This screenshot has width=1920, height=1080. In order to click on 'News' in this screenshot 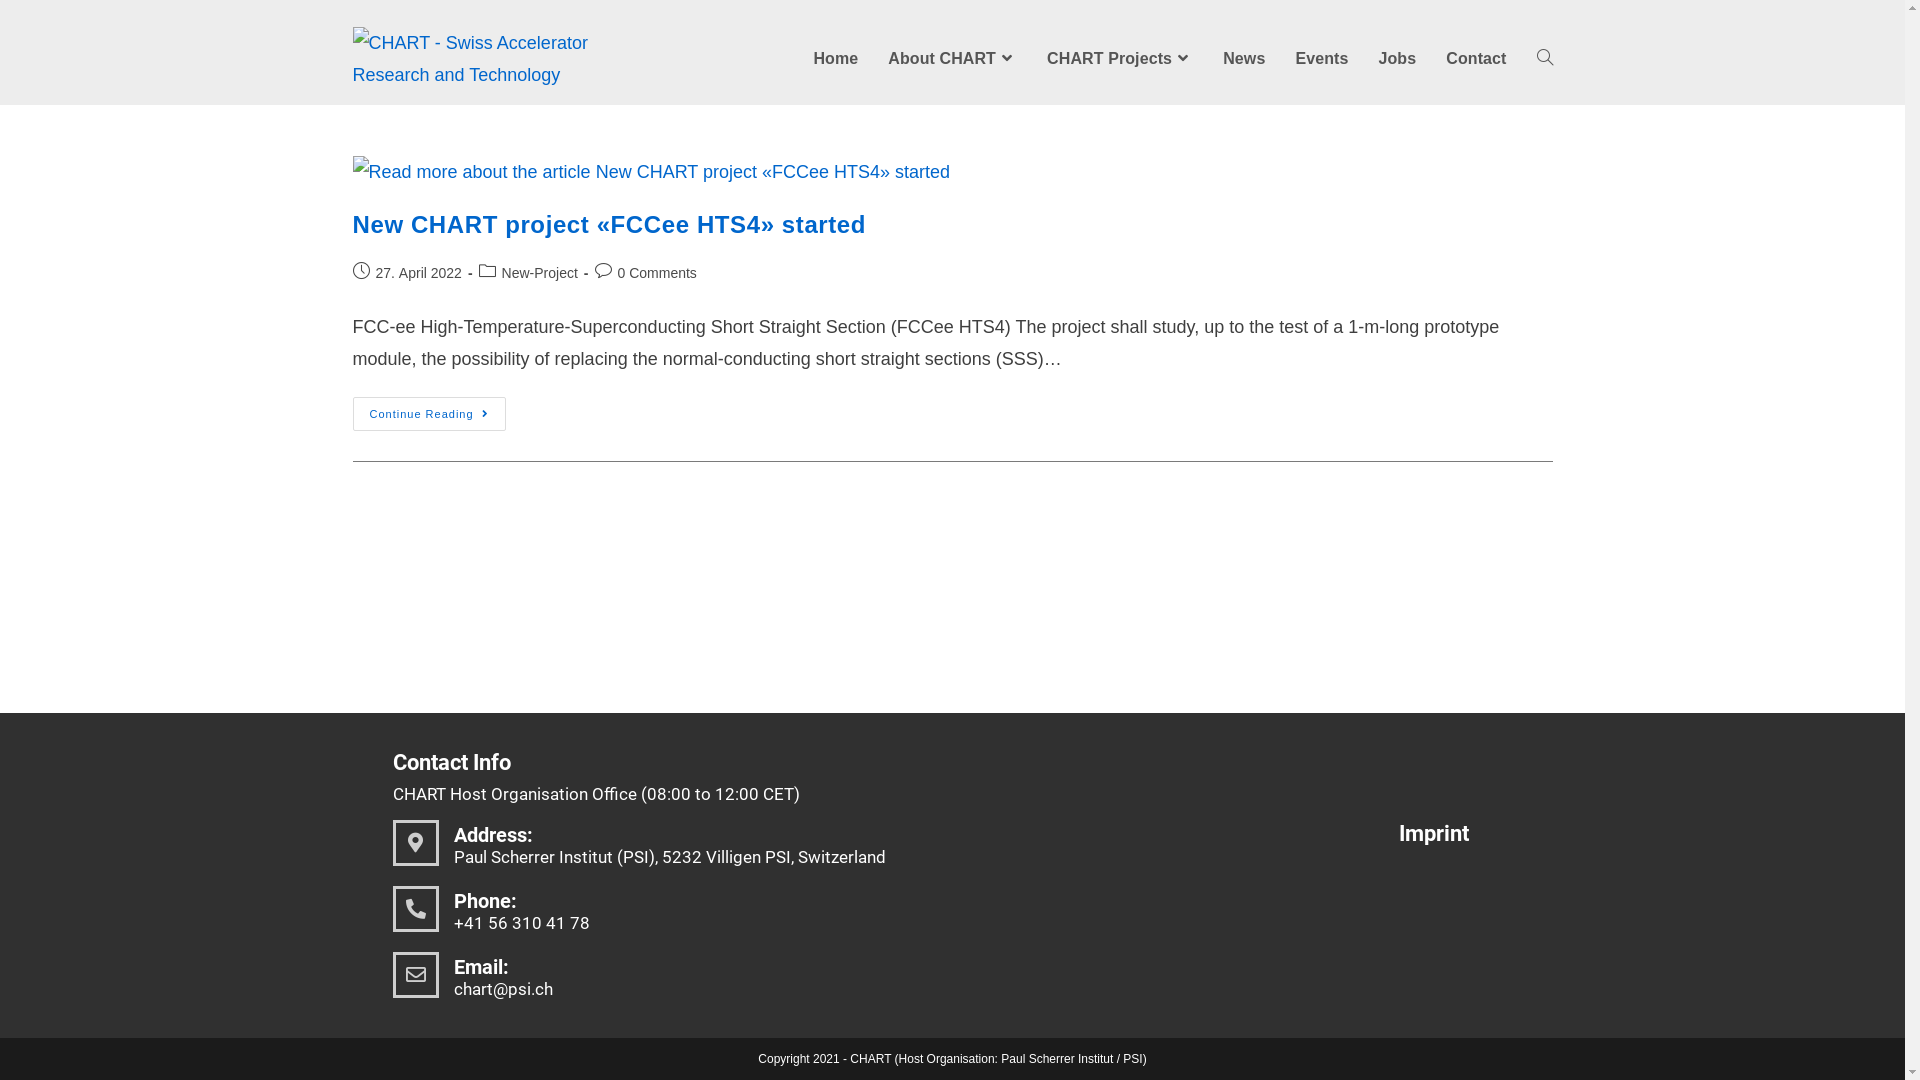, I will do `click(1242, 57)`.